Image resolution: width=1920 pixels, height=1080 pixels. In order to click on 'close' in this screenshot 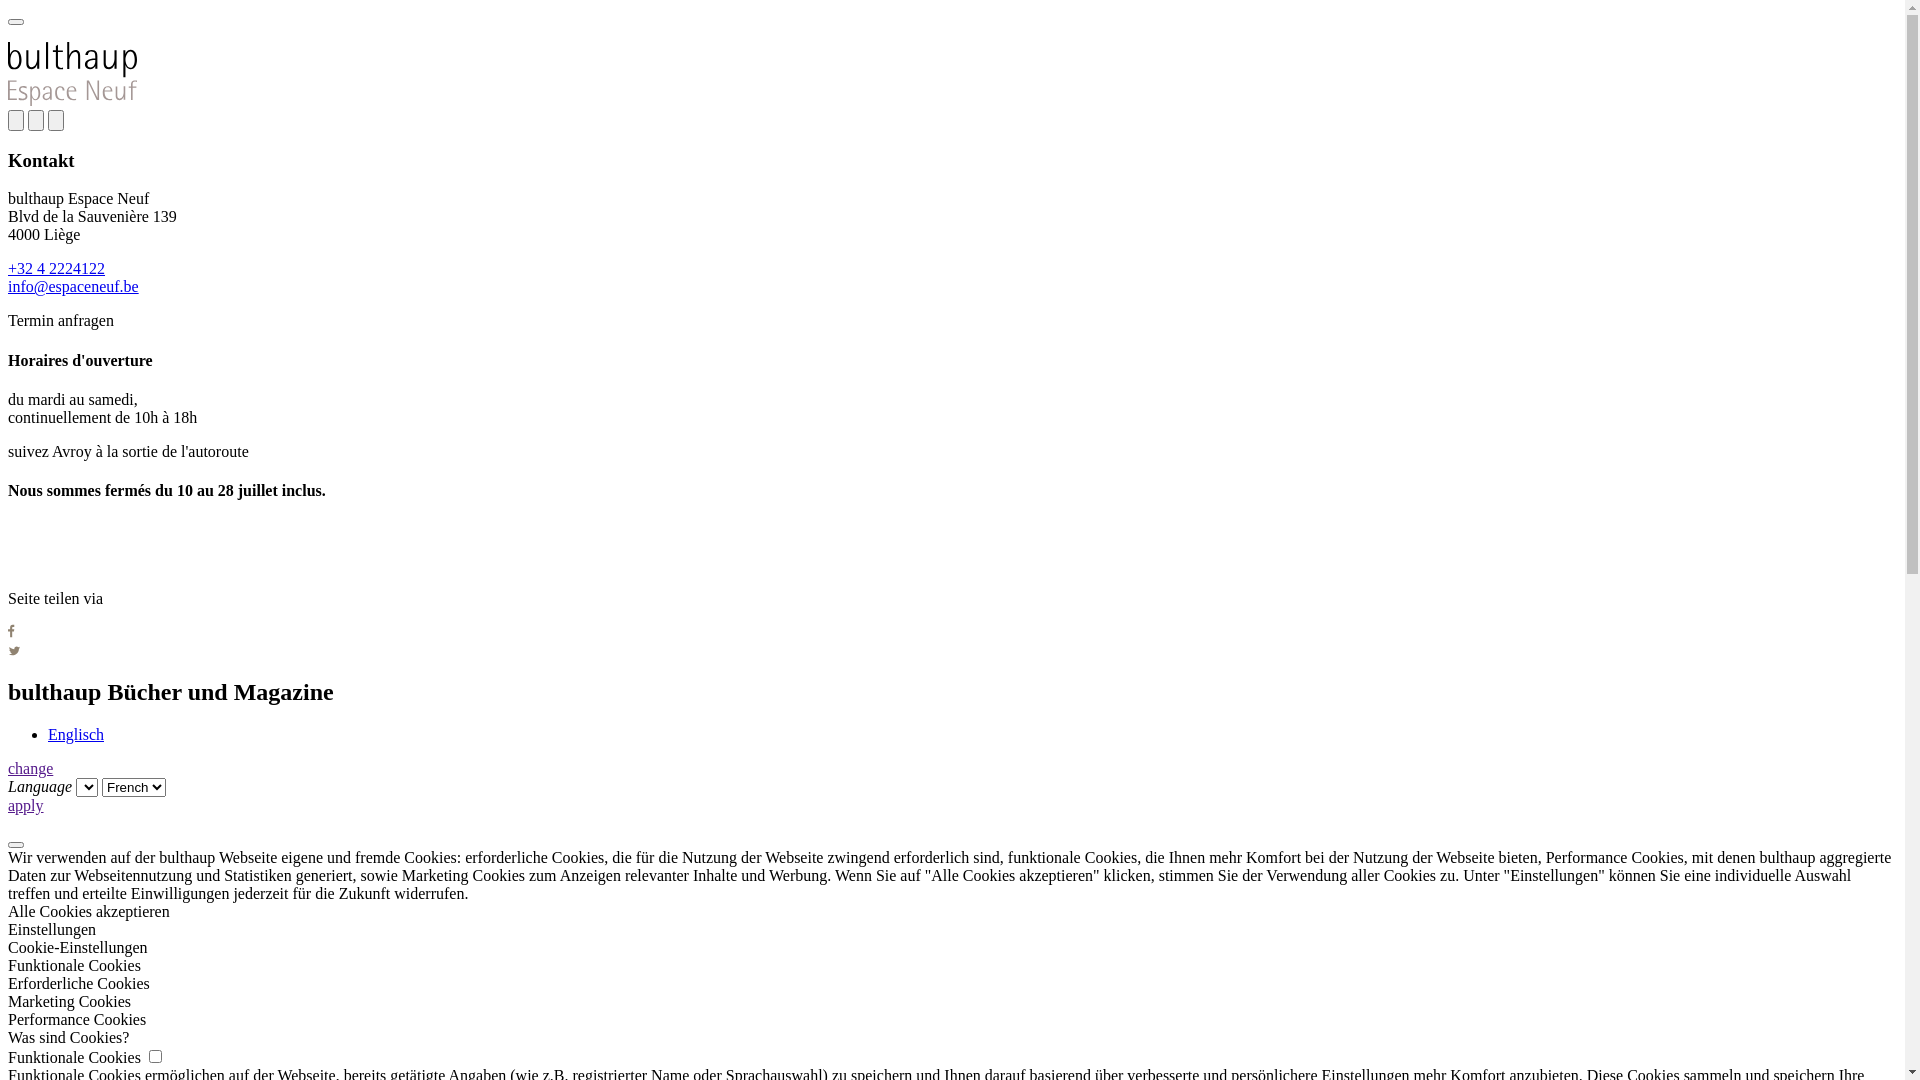, I will do `click(48, 120)`.